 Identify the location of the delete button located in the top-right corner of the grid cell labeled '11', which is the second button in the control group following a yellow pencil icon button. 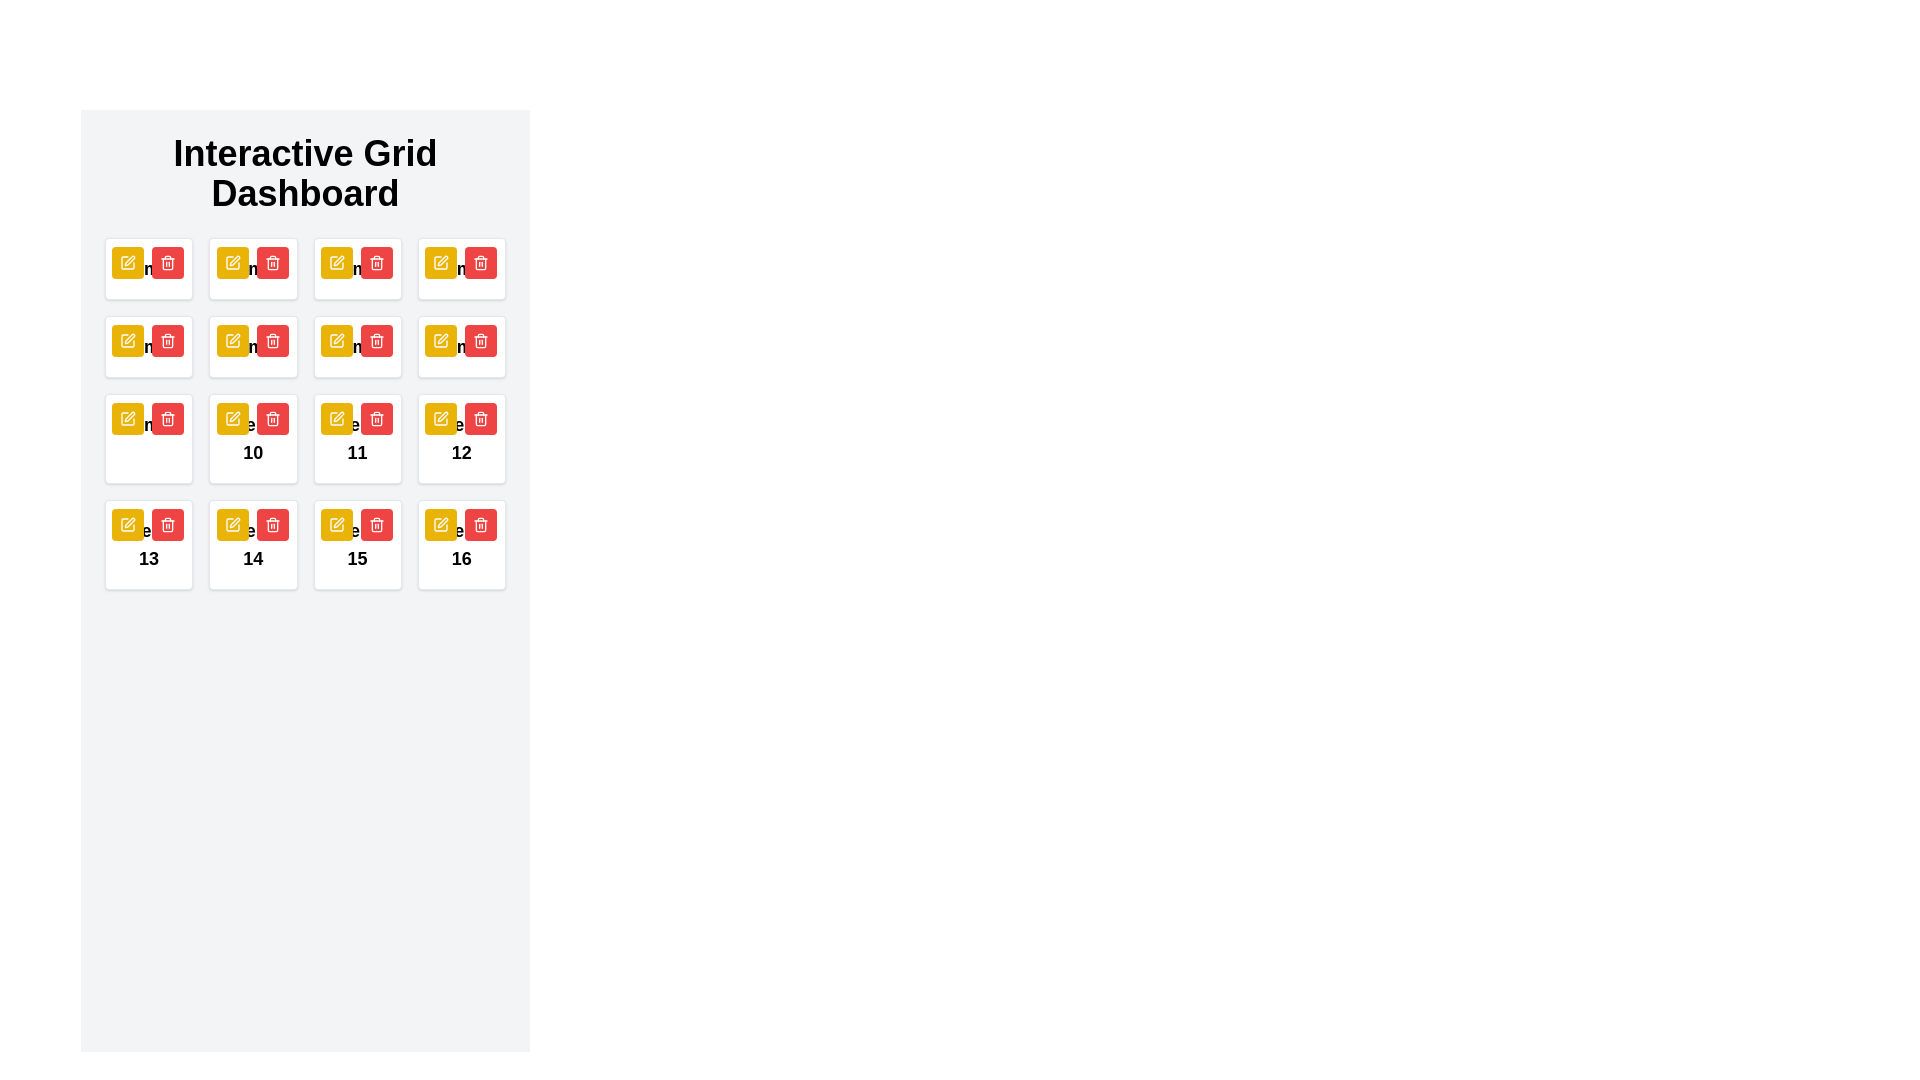
(376, 261).